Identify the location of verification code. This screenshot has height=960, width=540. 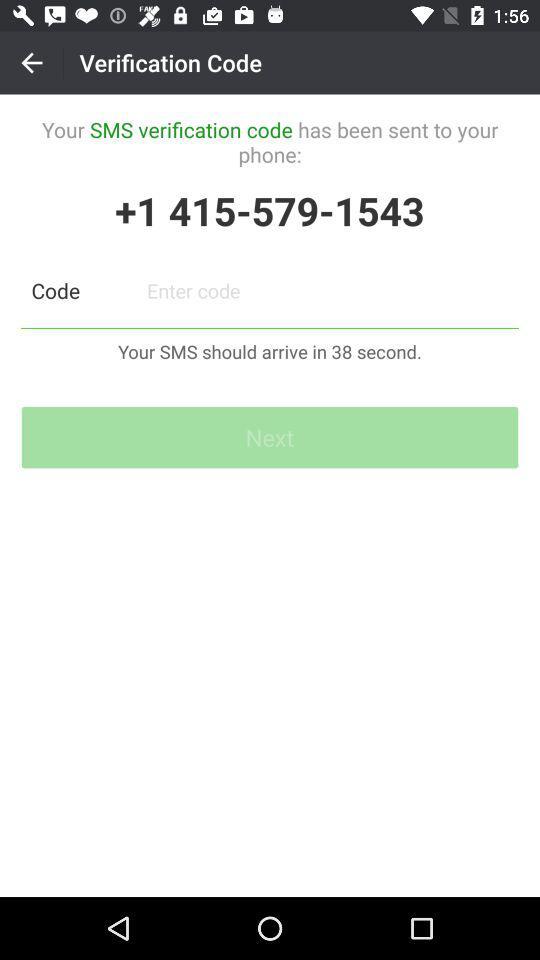
(327, 289).